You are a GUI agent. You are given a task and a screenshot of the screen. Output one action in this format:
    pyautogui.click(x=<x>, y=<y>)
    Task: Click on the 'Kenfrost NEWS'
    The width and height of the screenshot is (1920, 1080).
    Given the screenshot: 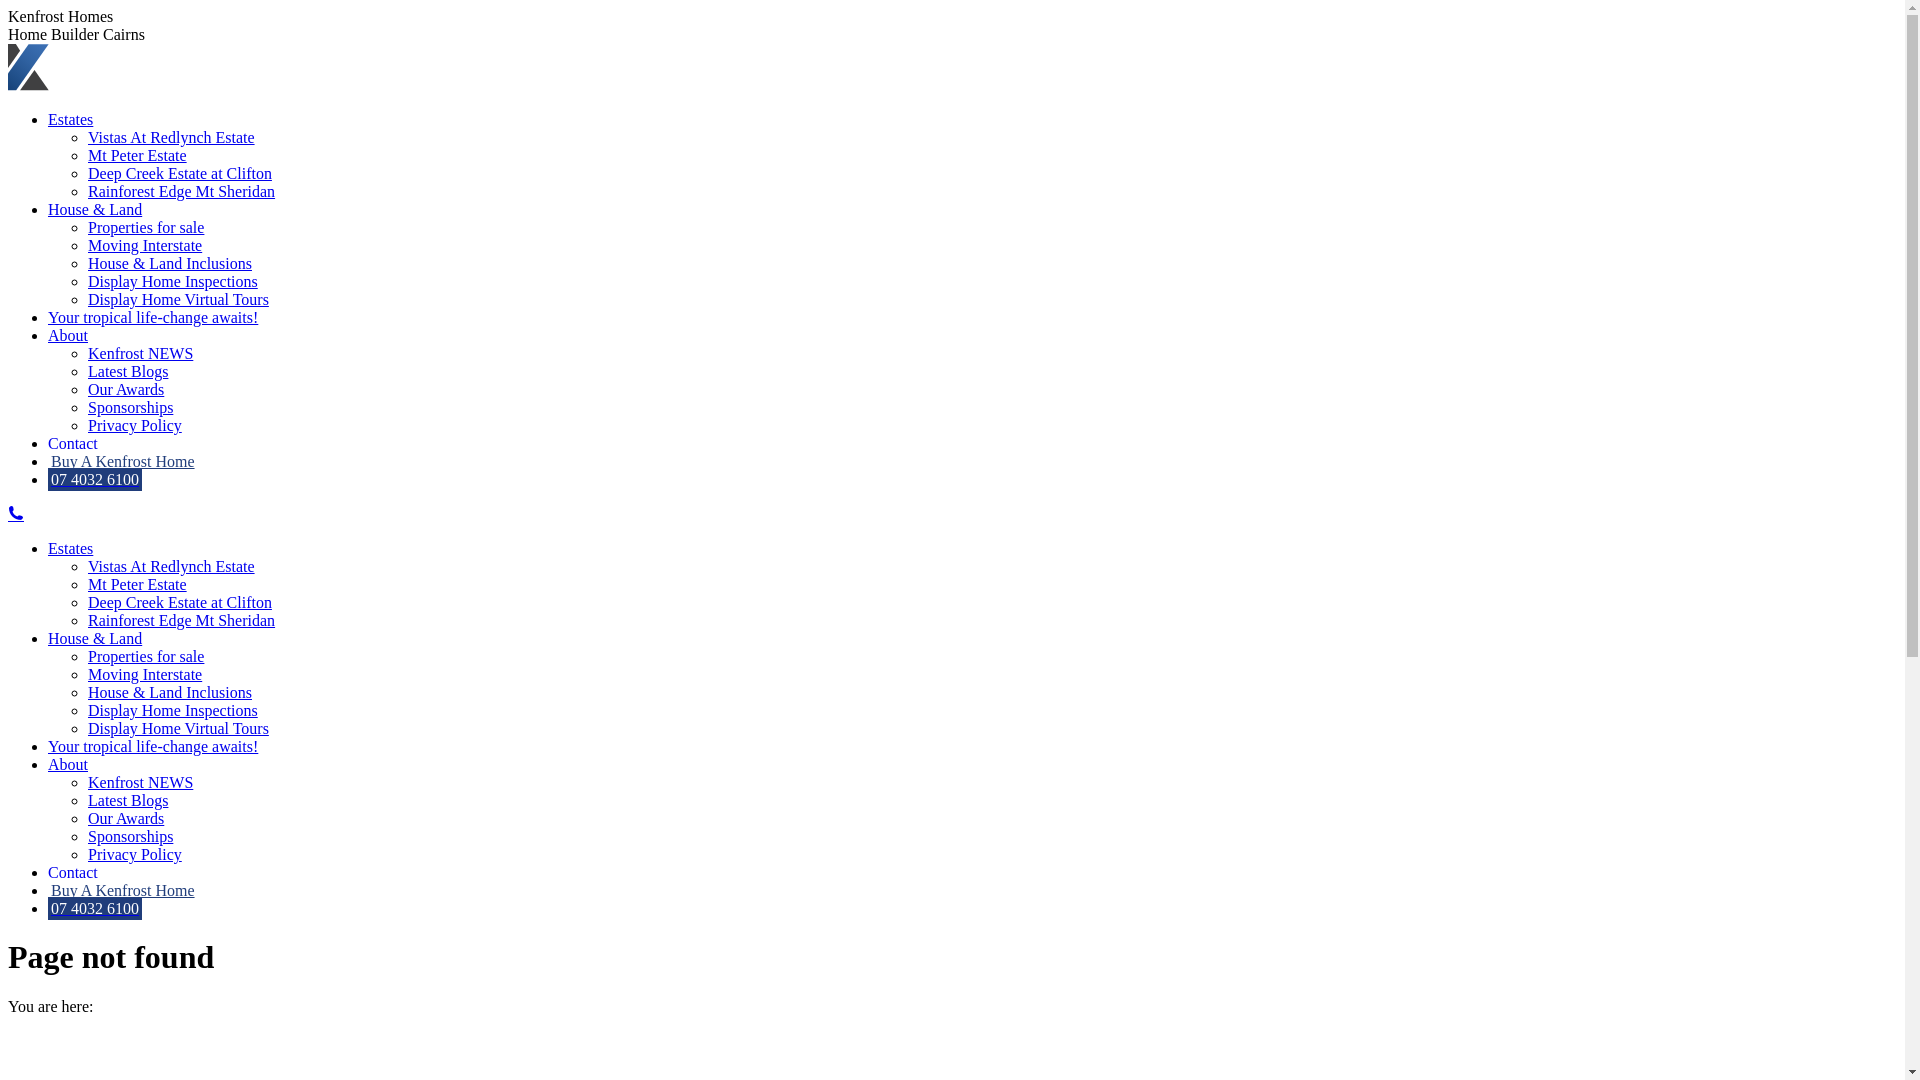 What is the action you would take?
    pyautogui.click(x=86, y=352)
    